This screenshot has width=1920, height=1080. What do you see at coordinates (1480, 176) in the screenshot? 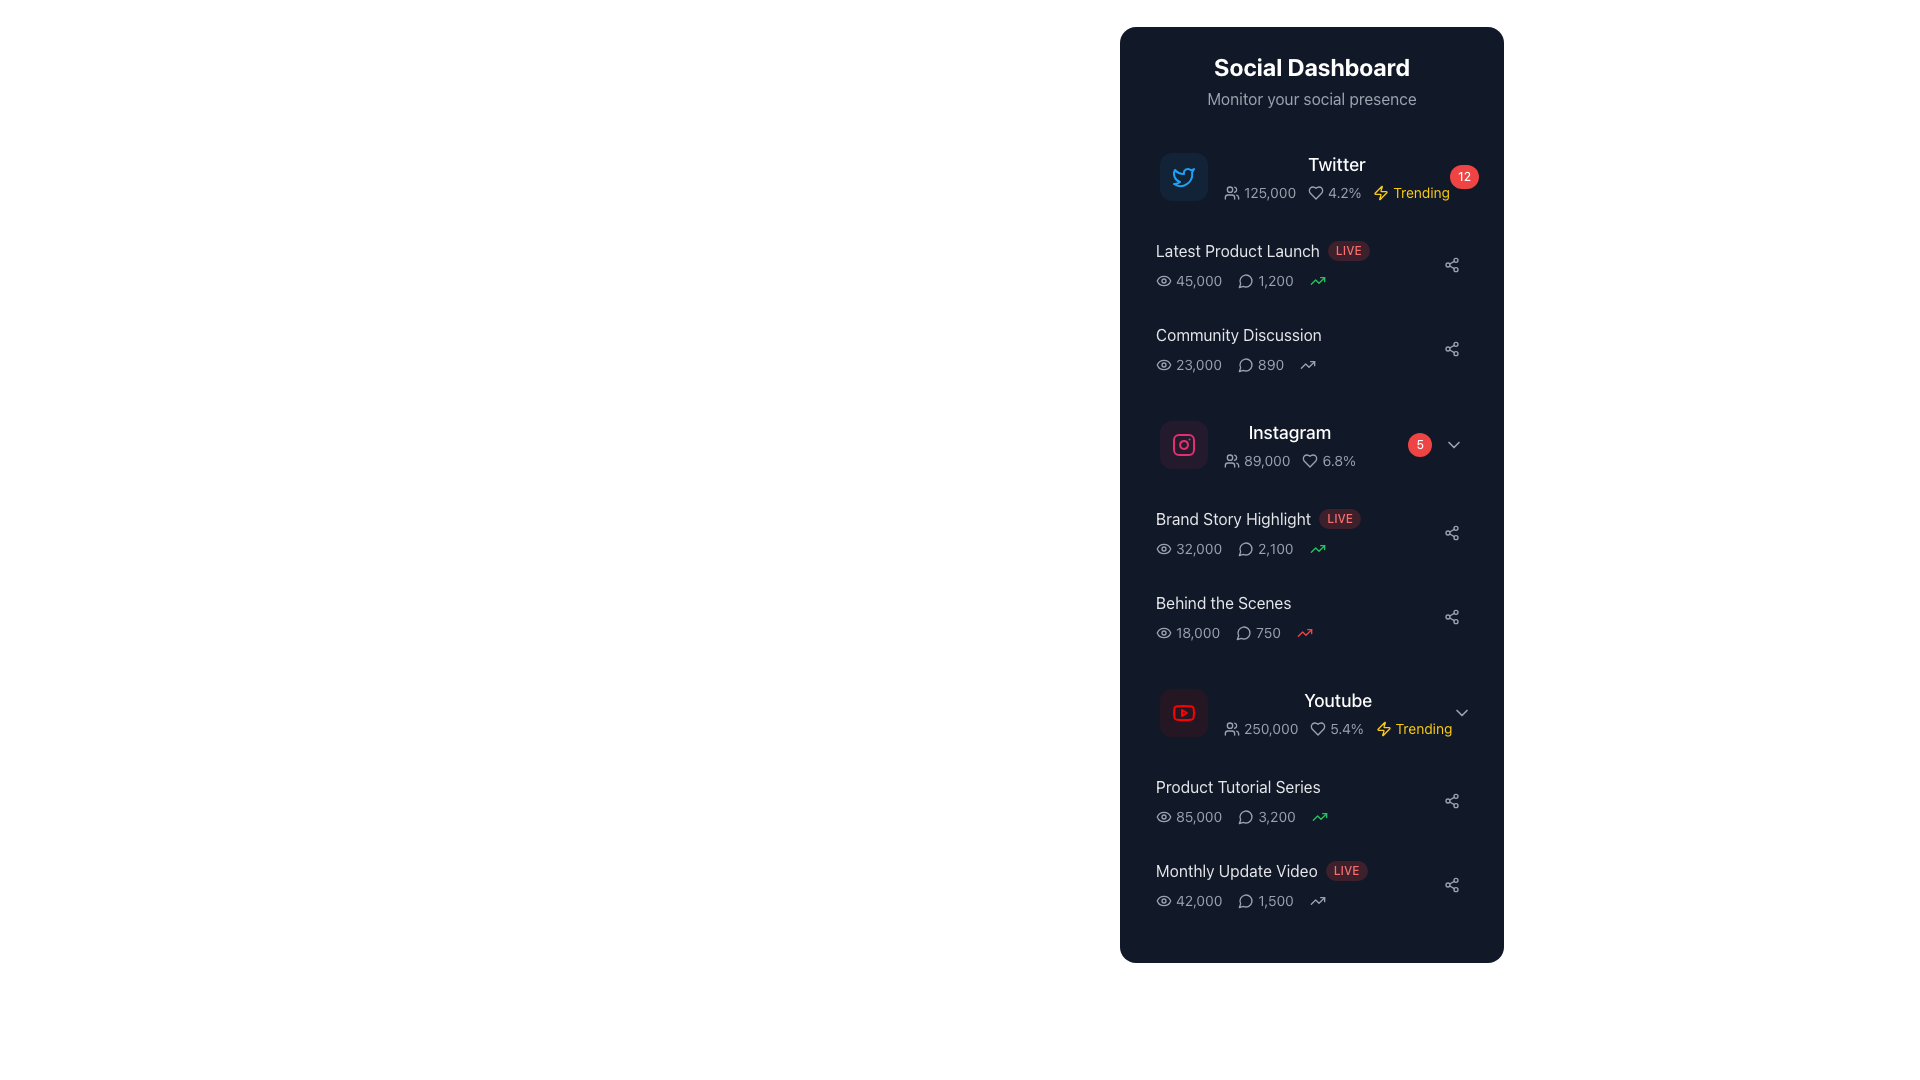
I see `the value displayed on the Notification badge located at the rightmost side of the 'Twitter' section in the dashboard, aligned with the 'Twitter' heading and 'Trending' label` at bounding box center [1480, 176].